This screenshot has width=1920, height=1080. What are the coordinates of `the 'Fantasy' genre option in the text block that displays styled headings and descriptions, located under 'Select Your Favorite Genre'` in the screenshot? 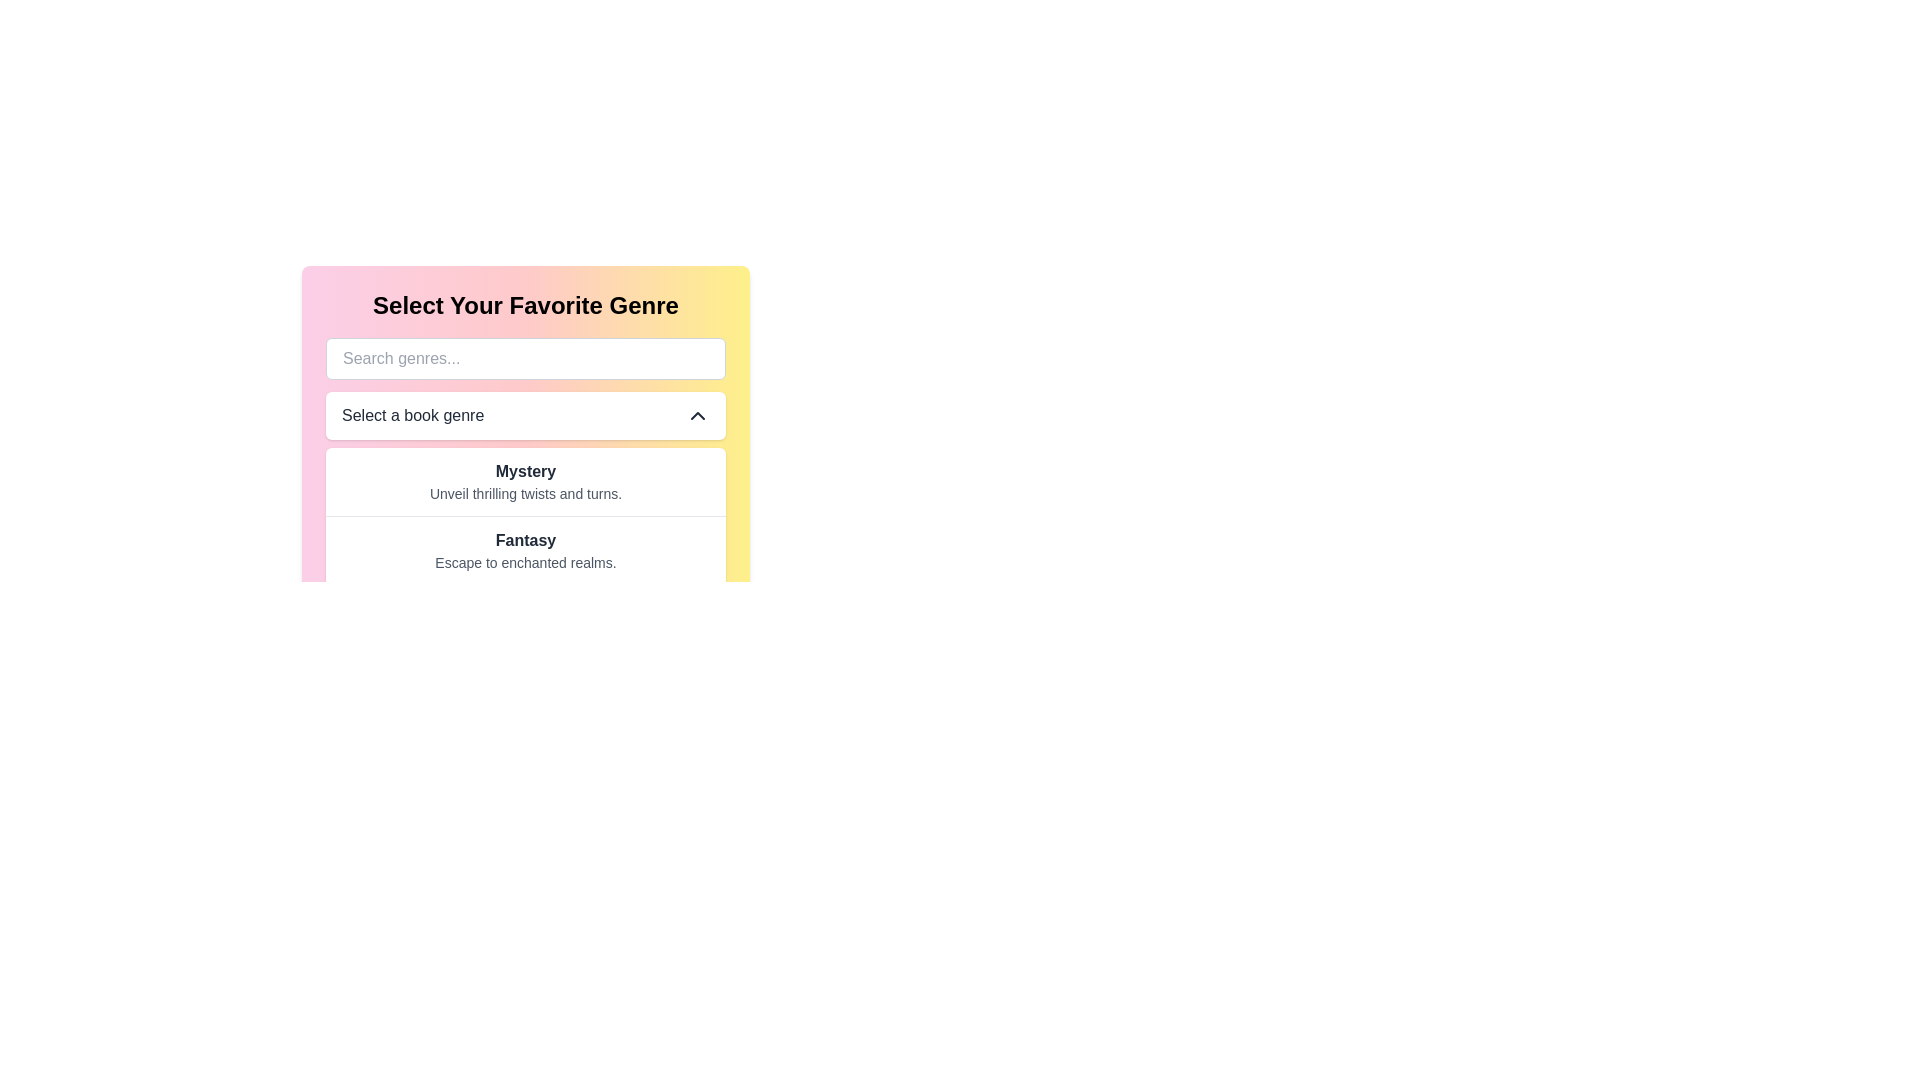 It's located at (526, 551).